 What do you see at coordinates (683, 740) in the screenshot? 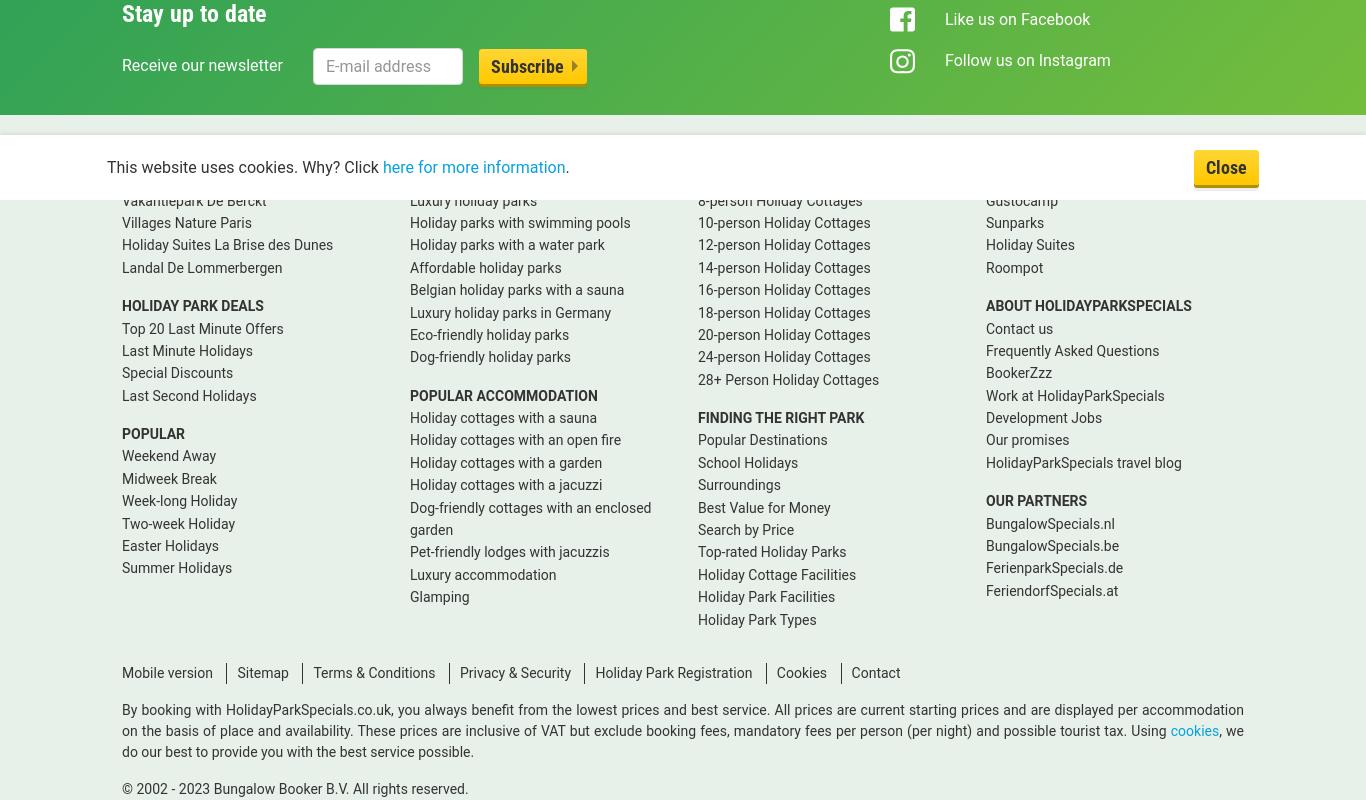
I see `', we do our best to provide you with the best service possible.'` at bounding box center [683, 740].